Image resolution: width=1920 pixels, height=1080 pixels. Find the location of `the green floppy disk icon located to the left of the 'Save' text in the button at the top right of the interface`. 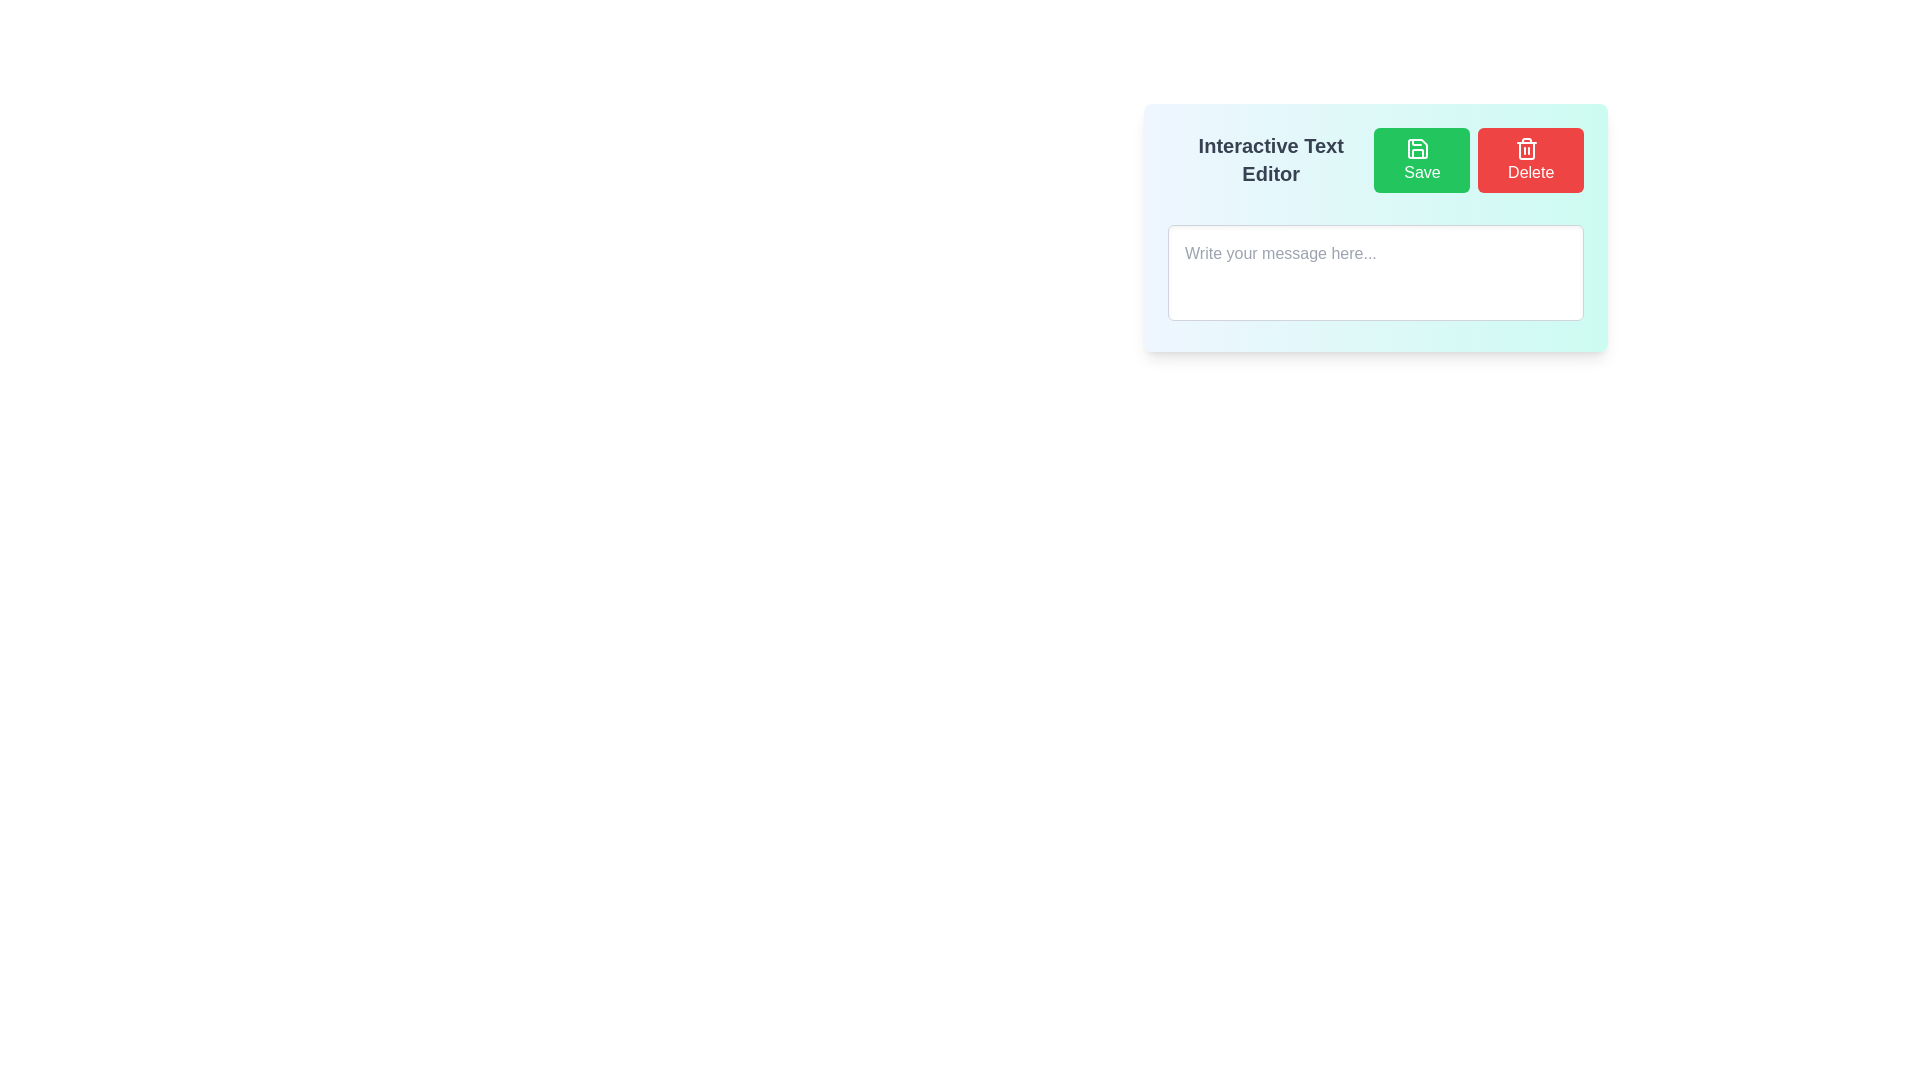

the green floppy disk icon located to the left of the 'Save' text in the button at the top right of the interface is located at coordinates (1417, 147).